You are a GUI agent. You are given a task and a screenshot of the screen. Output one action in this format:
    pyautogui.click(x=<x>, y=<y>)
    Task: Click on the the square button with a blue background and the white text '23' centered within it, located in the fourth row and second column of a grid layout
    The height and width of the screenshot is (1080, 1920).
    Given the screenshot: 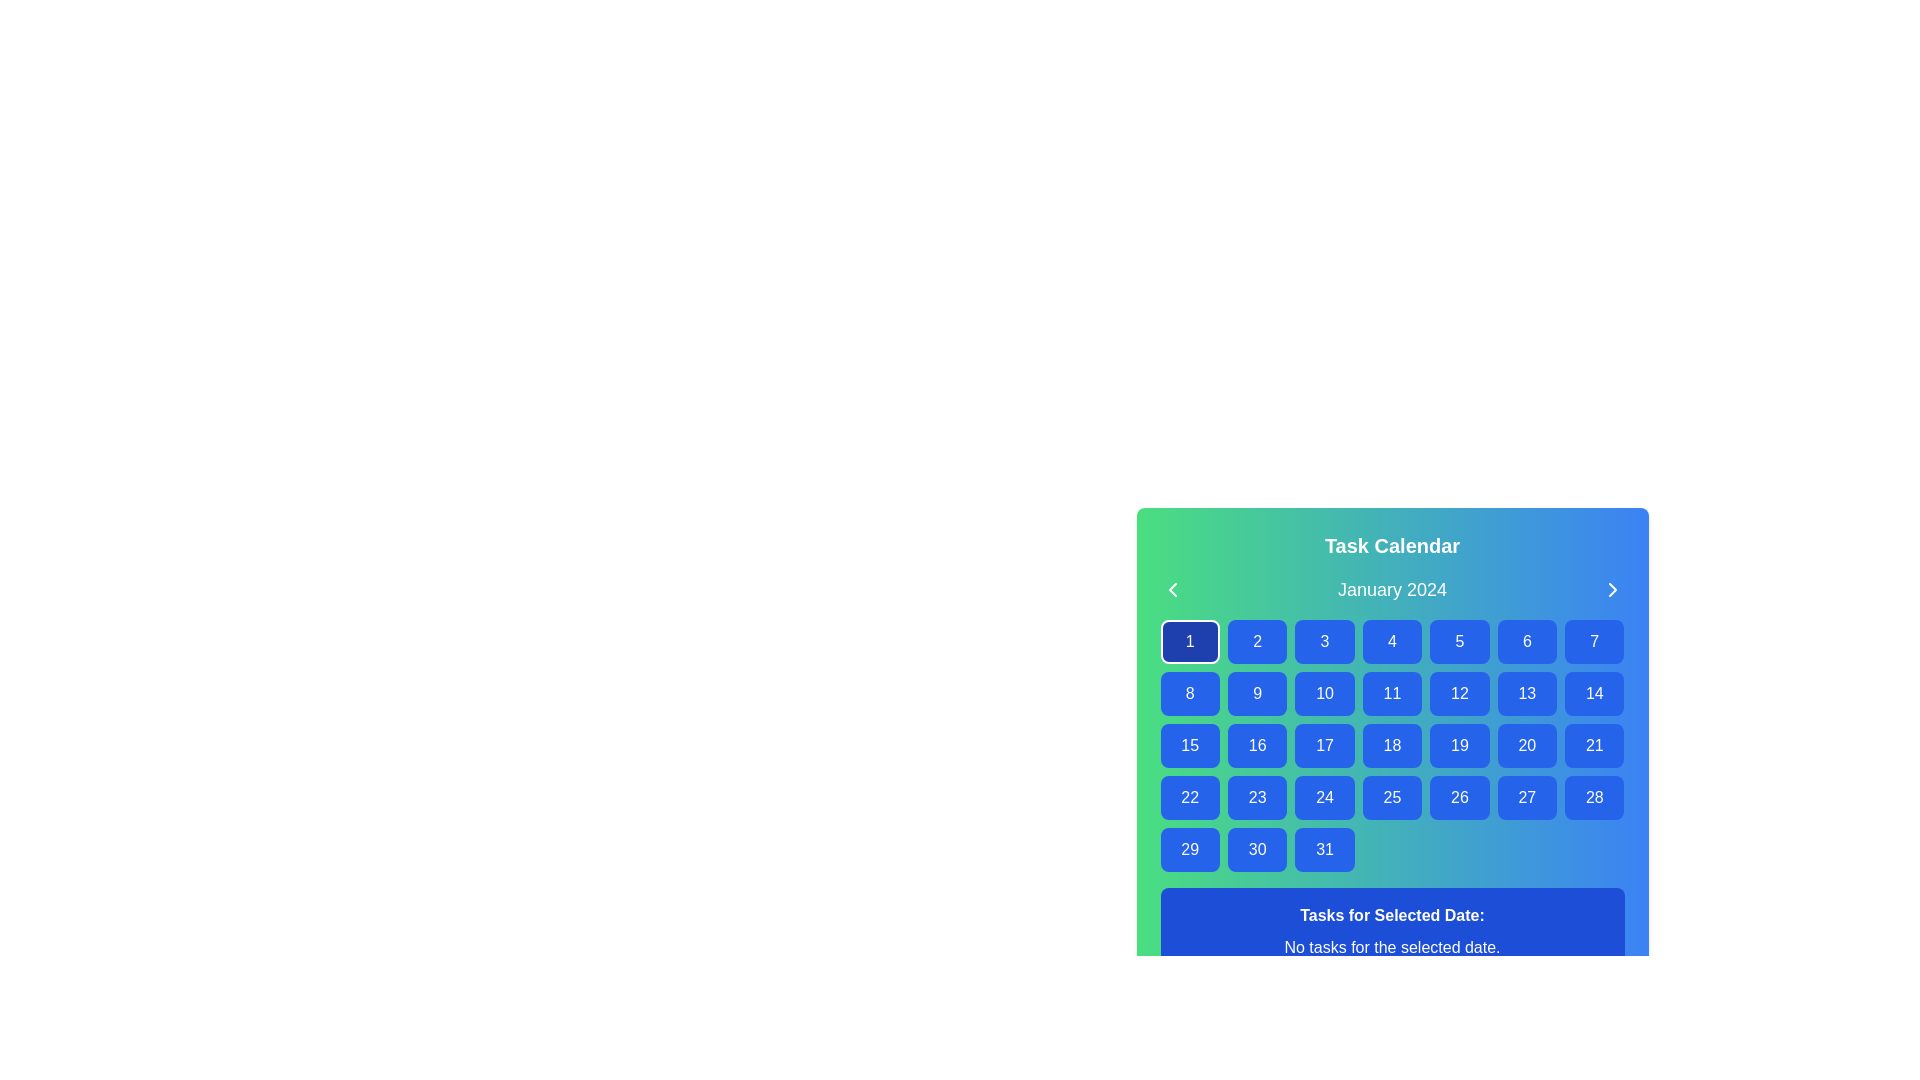 What is the action you would take?
    pyautogui.click(x=1256, y=797)
    